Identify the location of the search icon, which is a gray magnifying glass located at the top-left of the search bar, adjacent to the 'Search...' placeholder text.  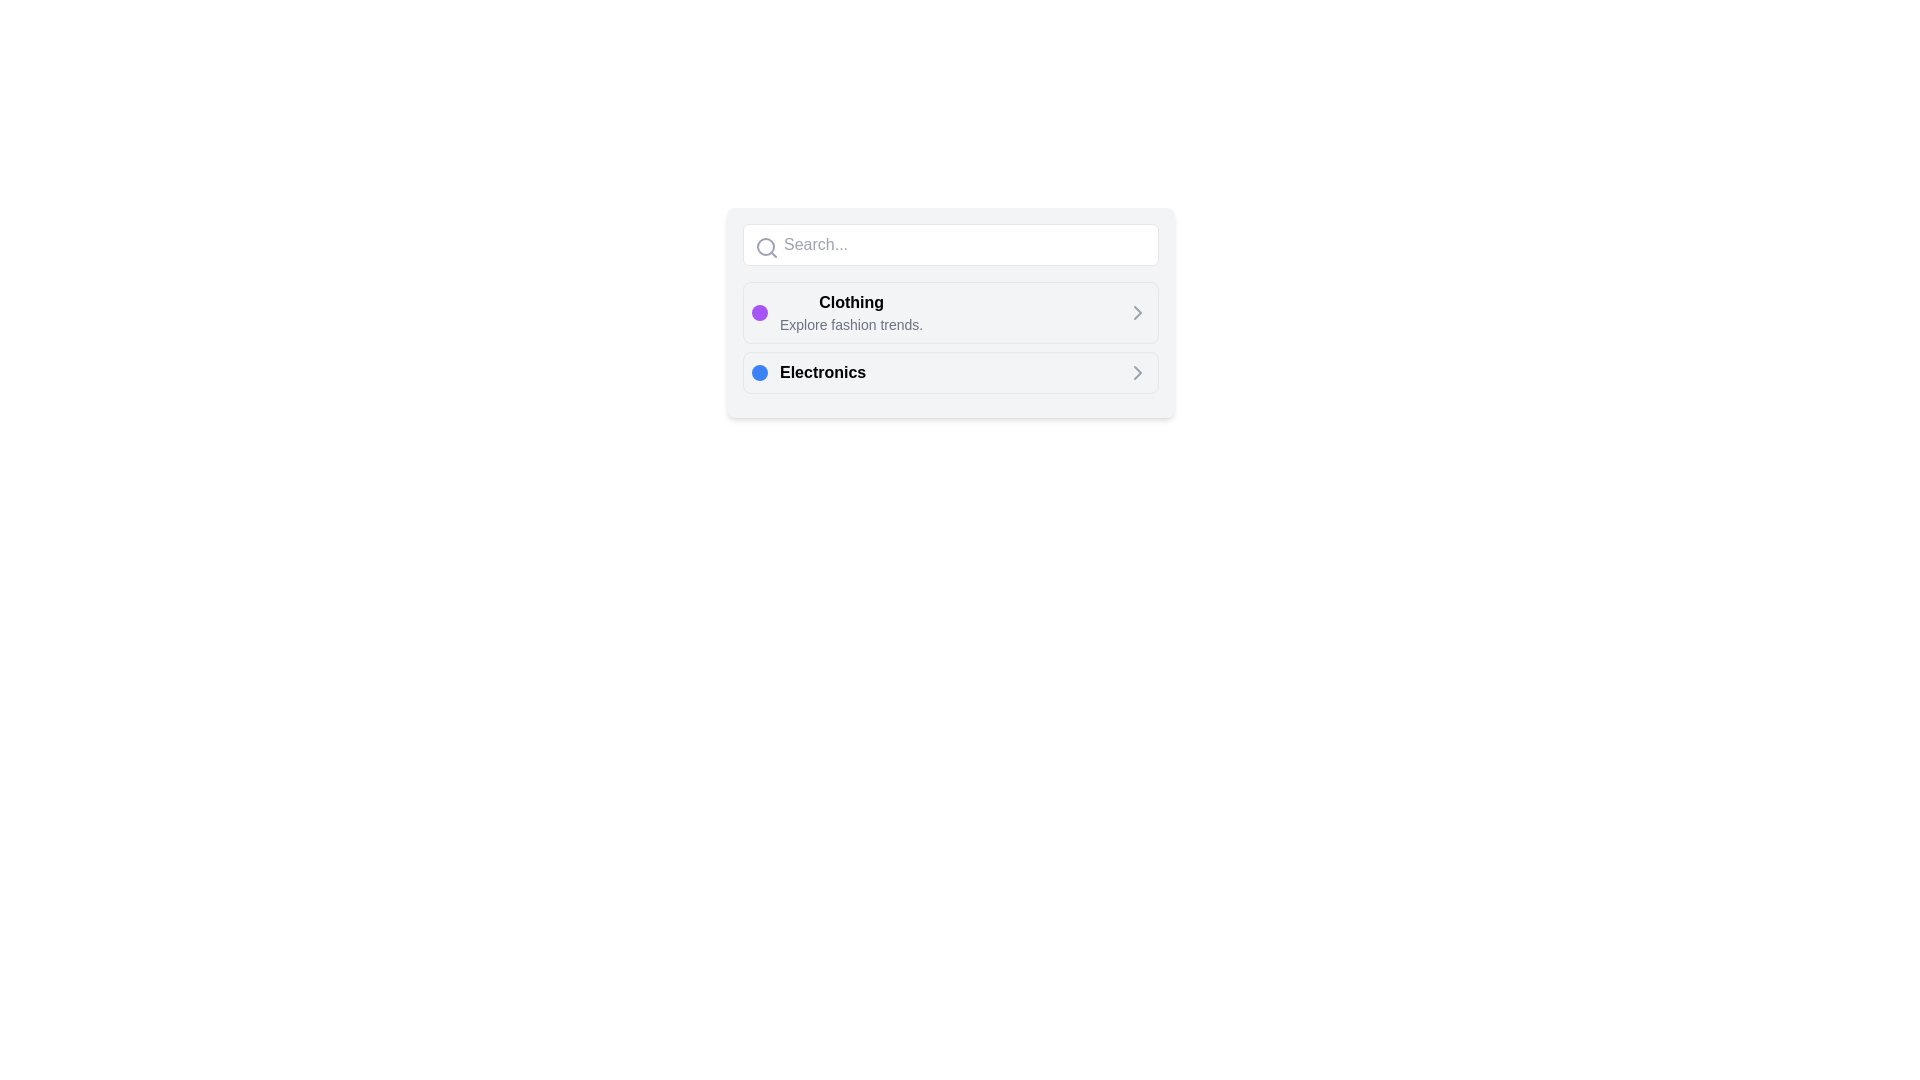
(766, 246).